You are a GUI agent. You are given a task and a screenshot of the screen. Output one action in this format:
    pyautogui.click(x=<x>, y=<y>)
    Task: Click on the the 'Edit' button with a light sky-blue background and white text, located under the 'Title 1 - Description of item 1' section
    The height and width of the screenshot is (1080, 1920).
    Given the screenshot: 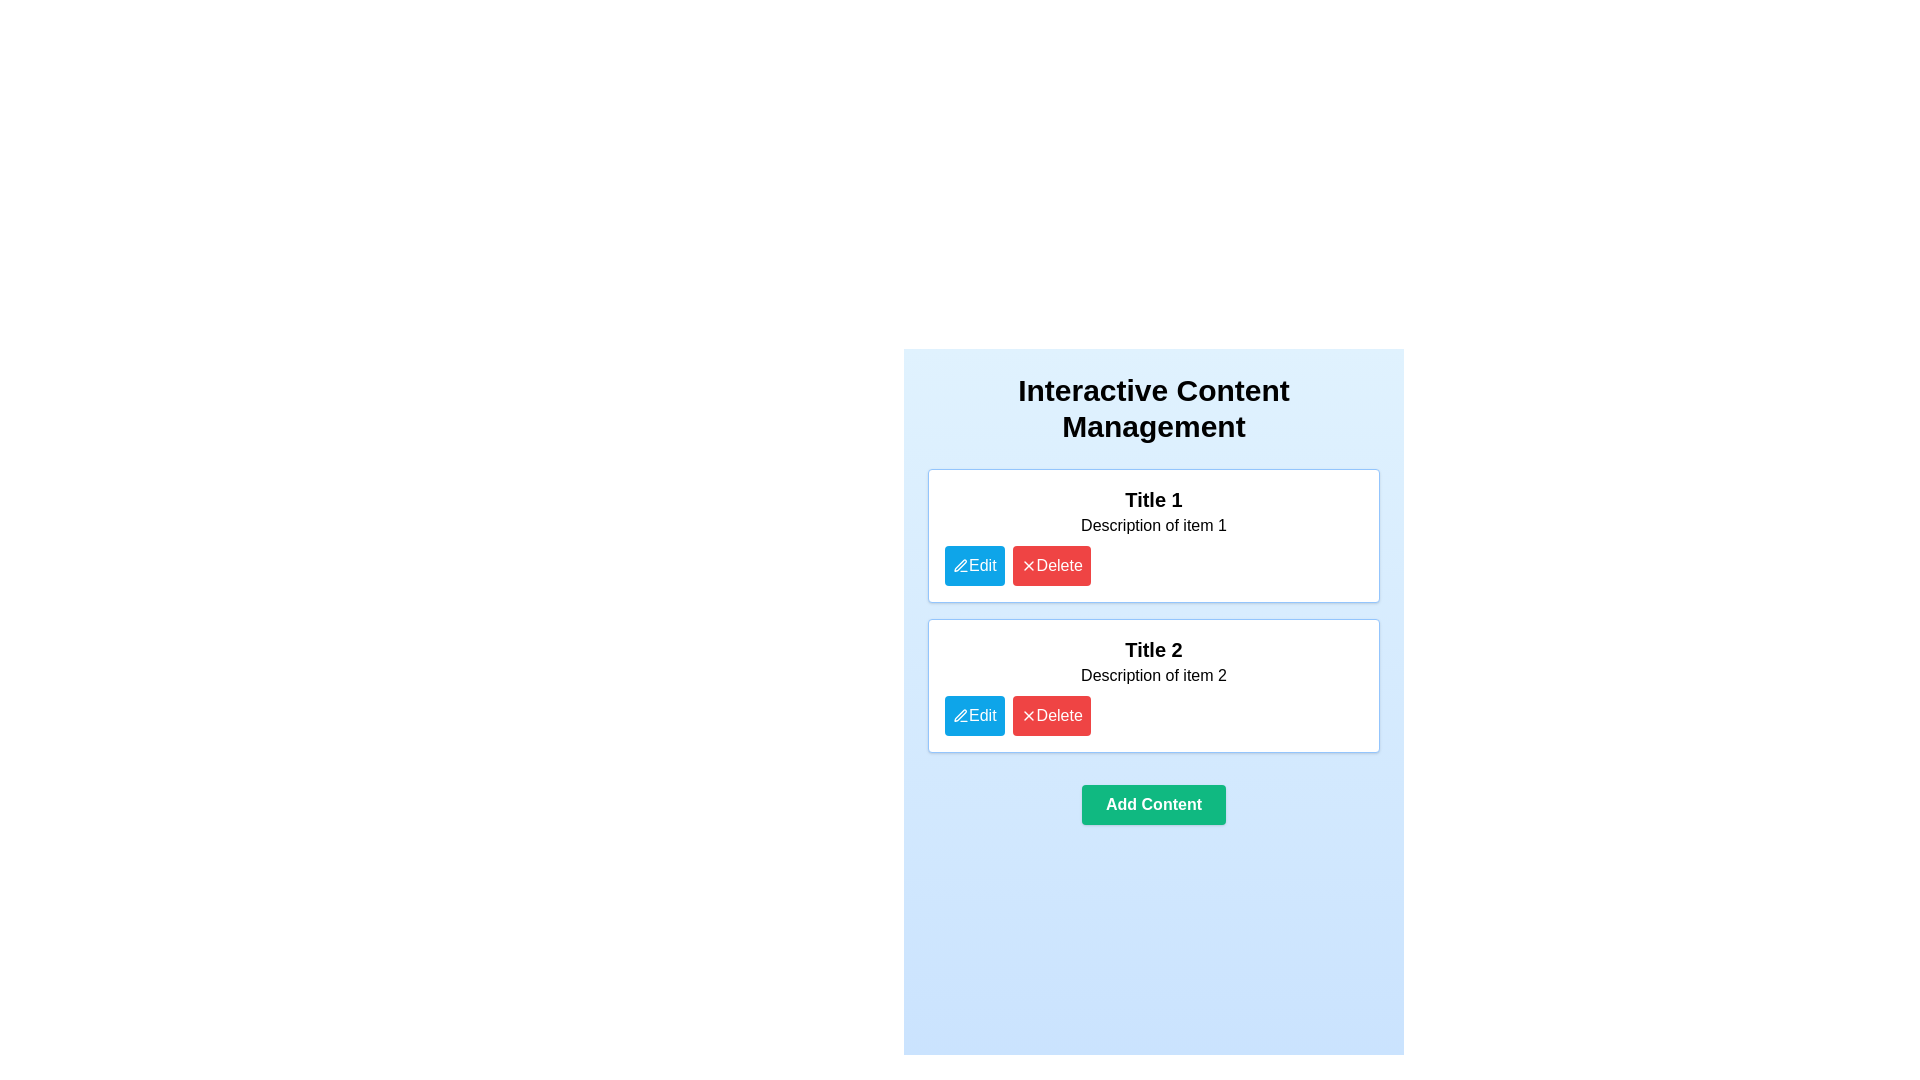 What is the action you would take?
    pyautogui.click(x=974, y=566)
    